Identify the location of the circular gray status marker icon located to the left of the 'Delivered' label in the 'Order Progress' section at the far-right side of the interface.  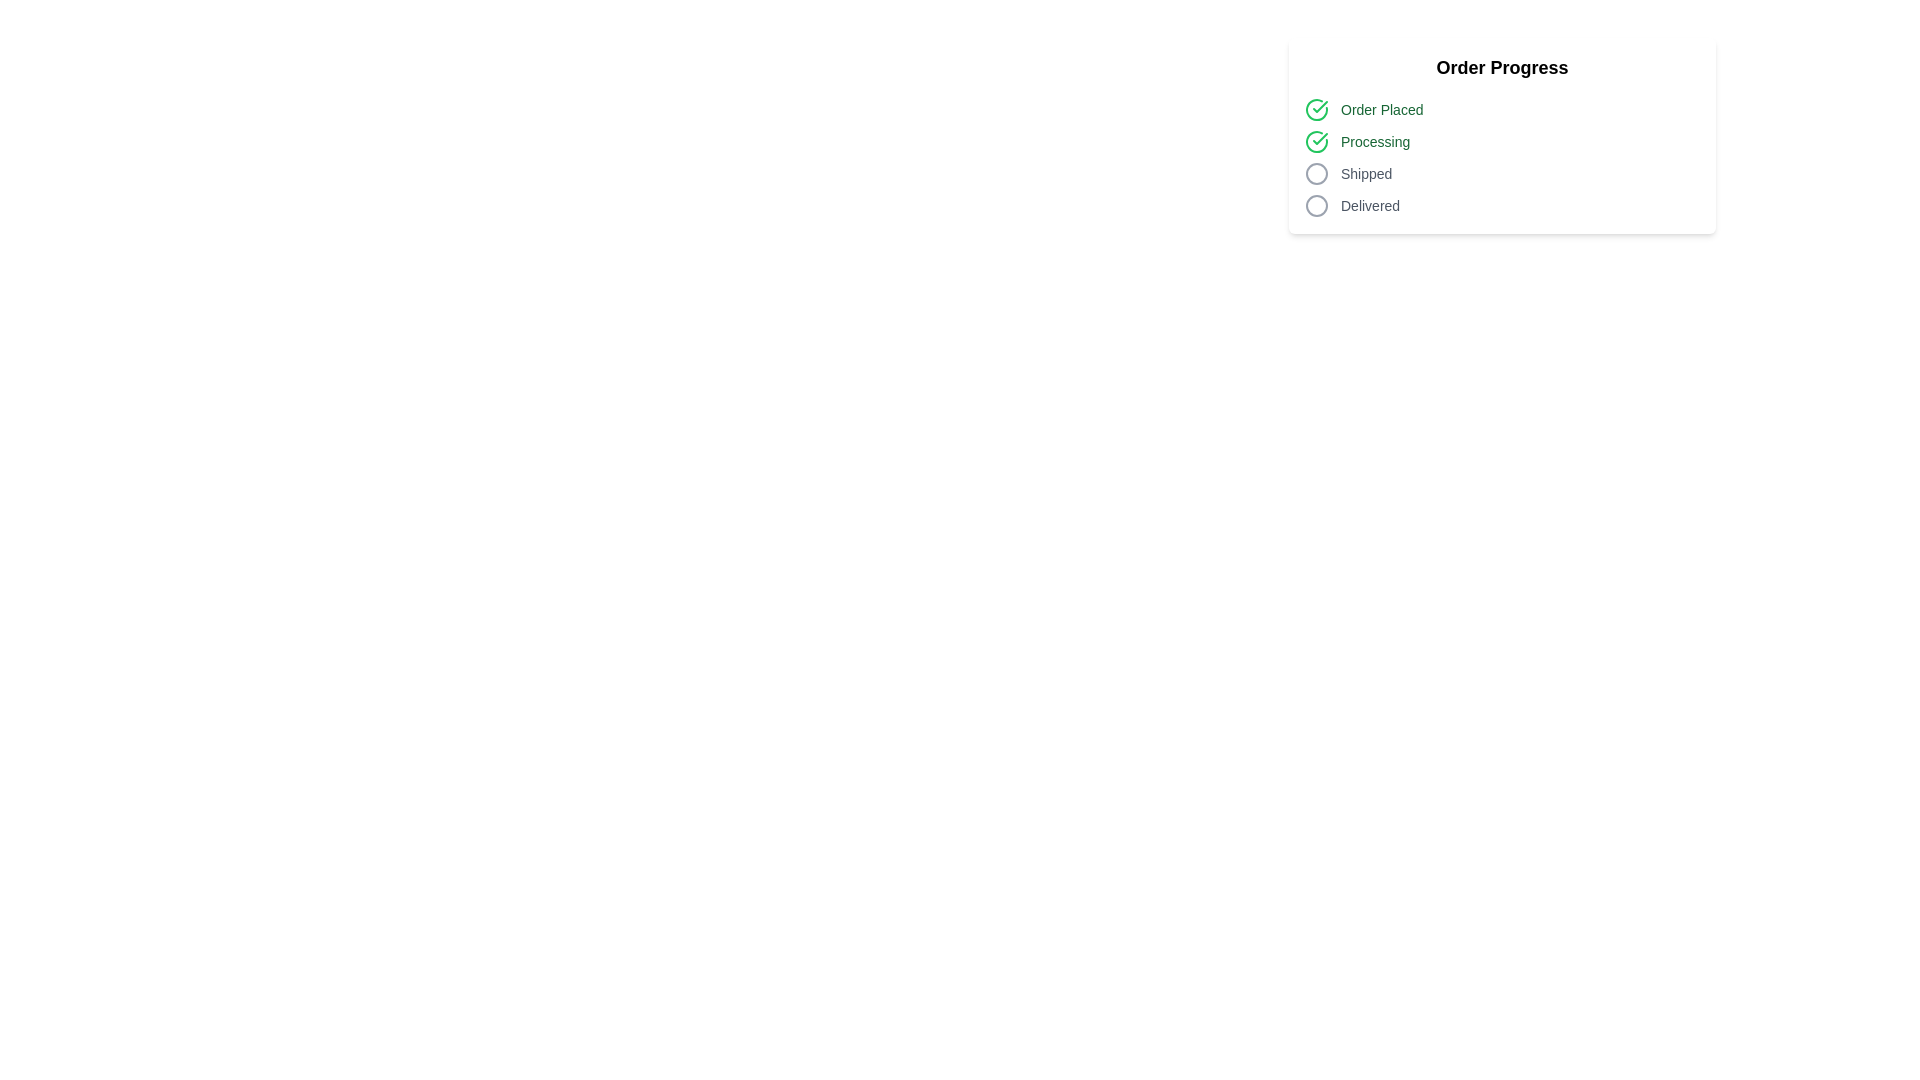
(1316, 205).